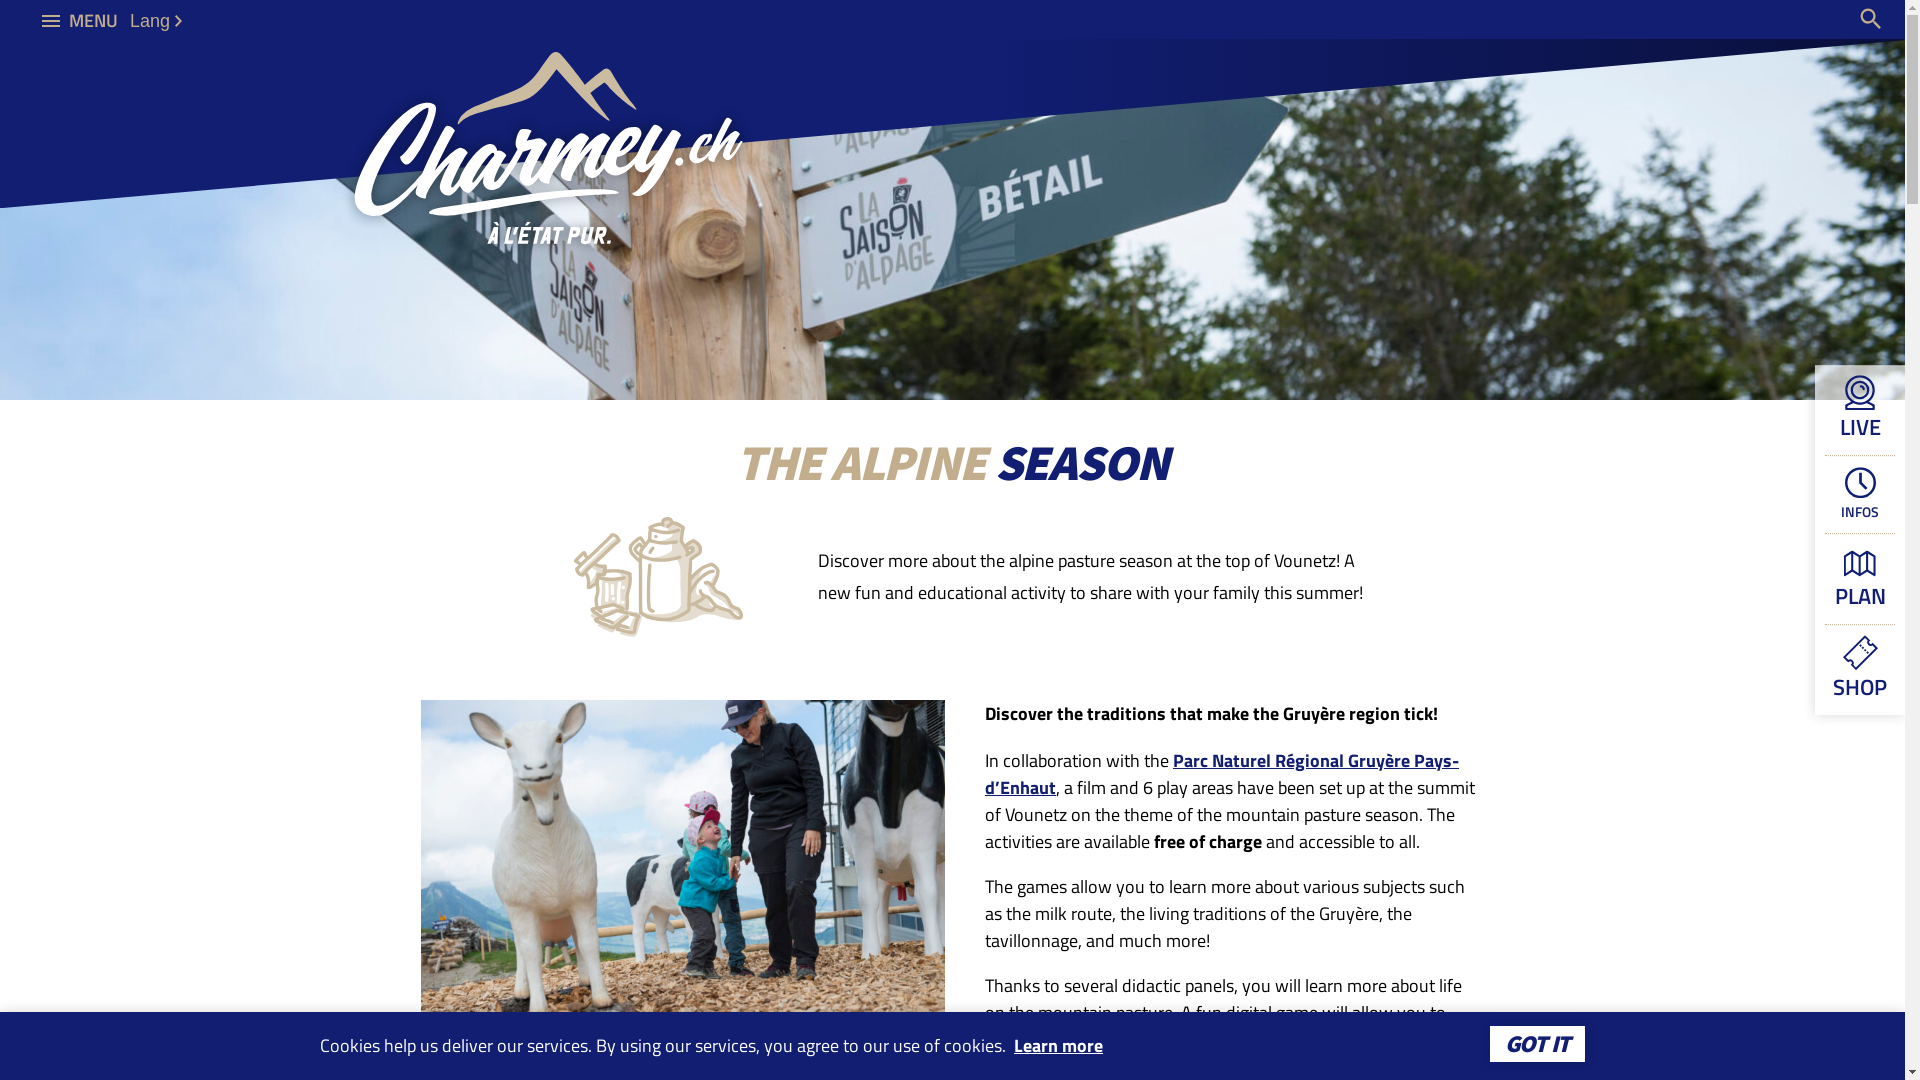 Image resolution: width=1920 pixels, height=1080 pixels. What do you see at coordinates (1859, 408) in the screenshot?
I see `'LIVE'` at bounding box center [1859, 408].